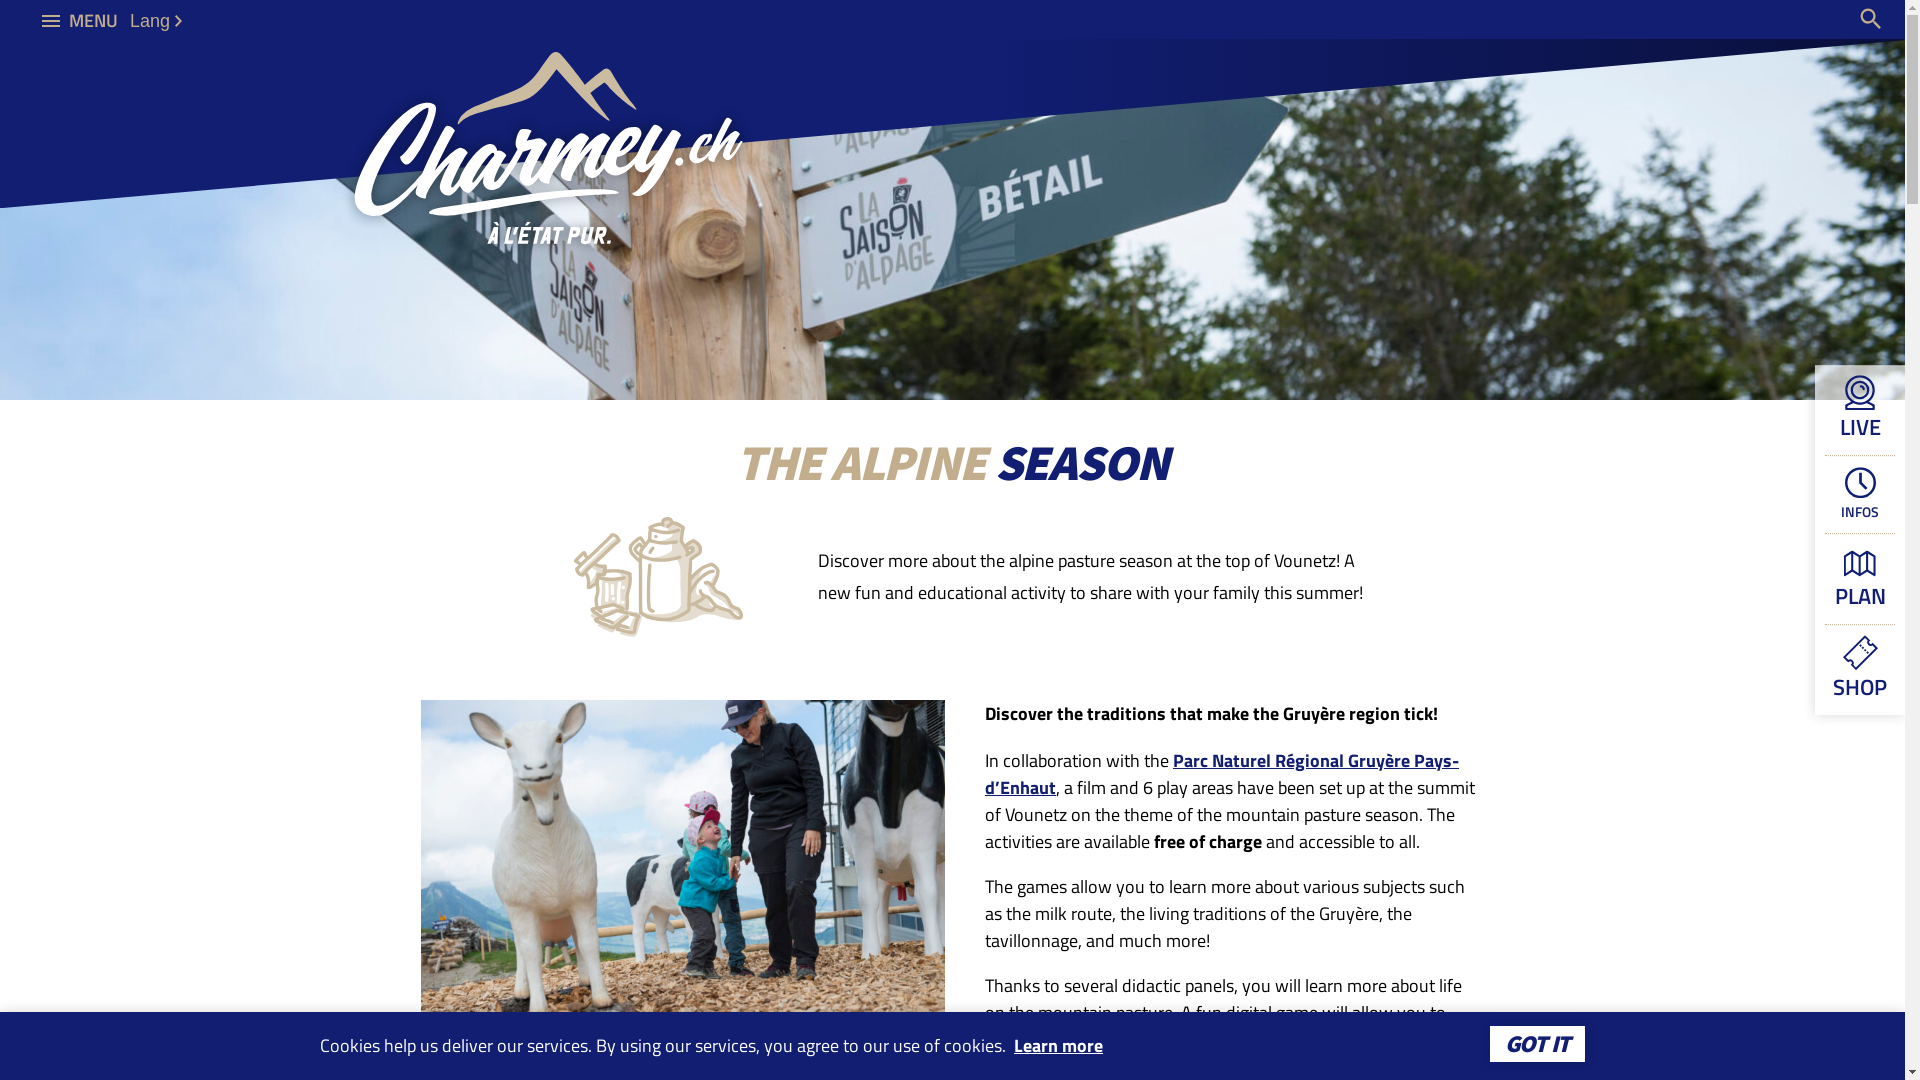 Image resolution: width=1920 pixels, height=1080 pixels. What do you see at coordinates (1859, 408) in the screenshot?
I see `'LIVE'` at bounding box center [1859, 408].